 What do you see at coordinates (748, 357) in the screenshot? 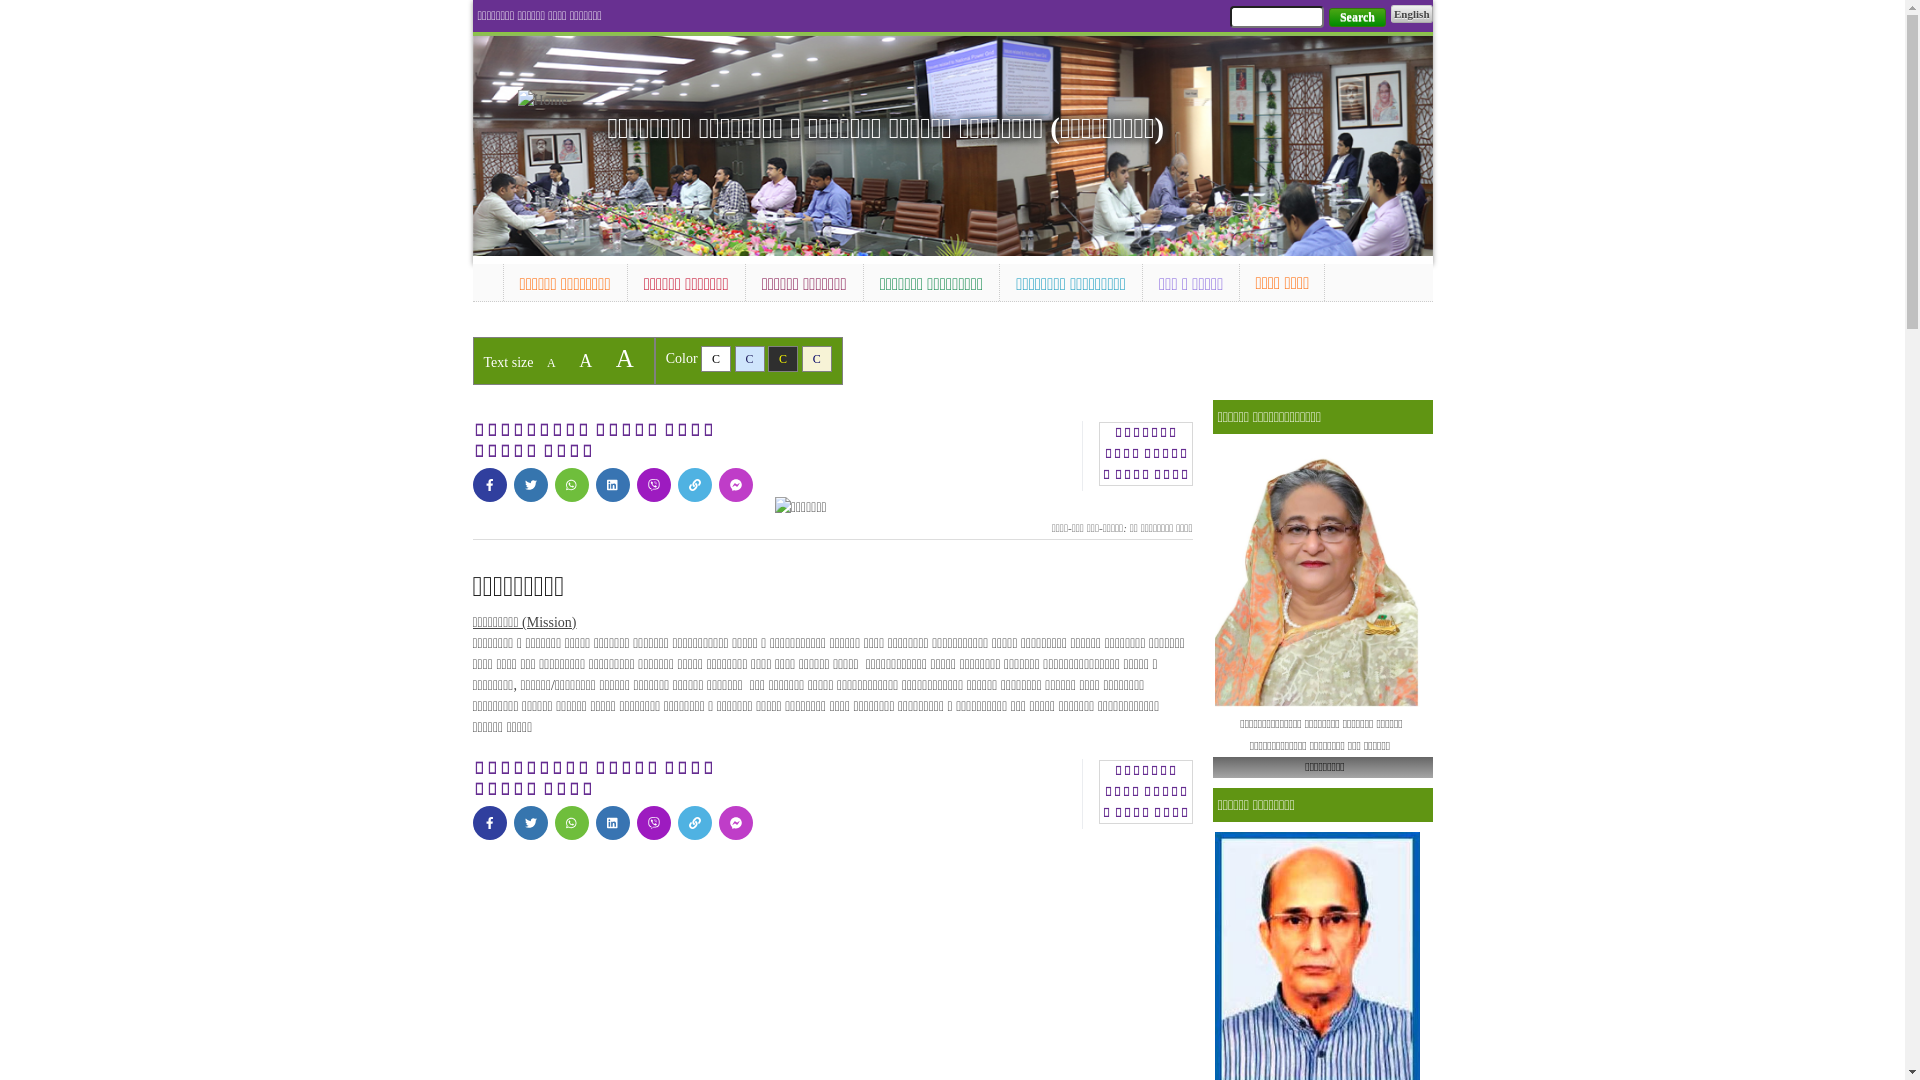
I see `'C'` at bounding box center [748, 357].